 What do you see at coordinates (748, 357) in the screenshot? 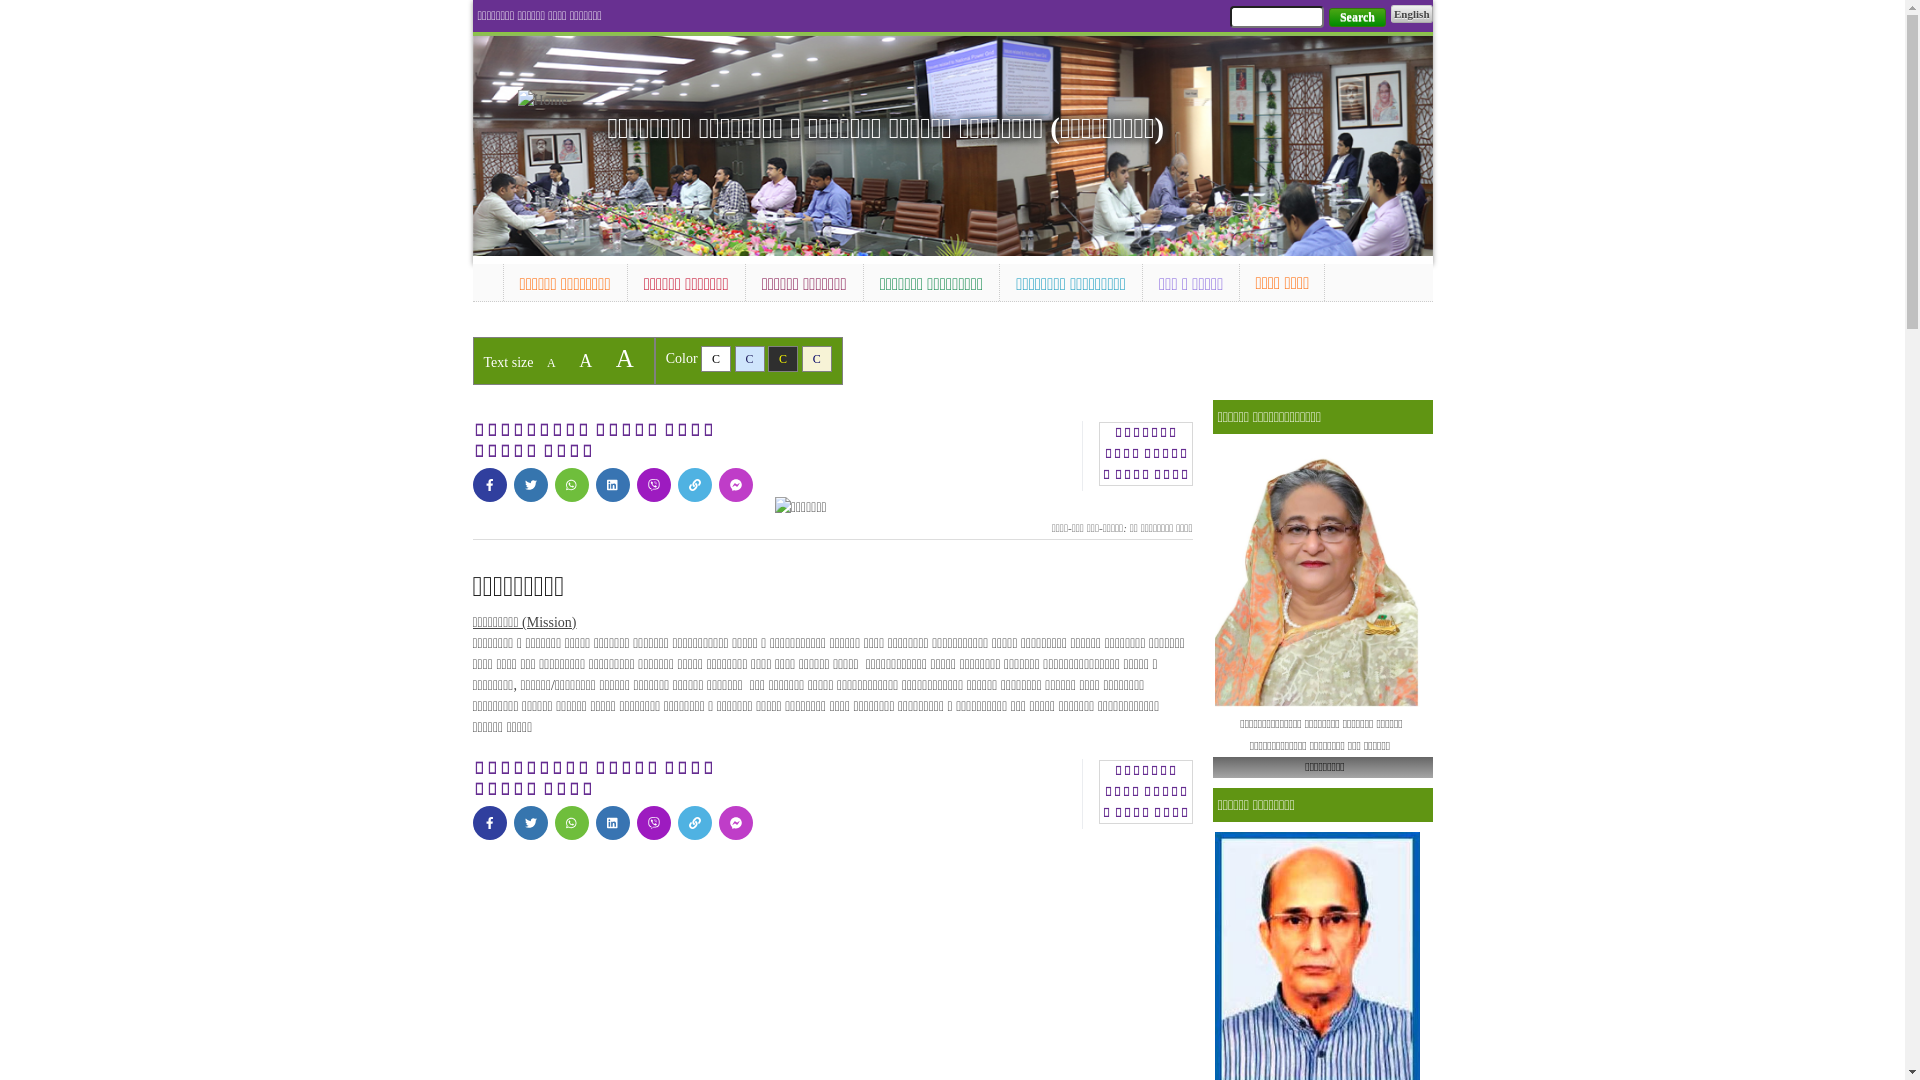
I see `'C'` at bounding box center [748, 357].